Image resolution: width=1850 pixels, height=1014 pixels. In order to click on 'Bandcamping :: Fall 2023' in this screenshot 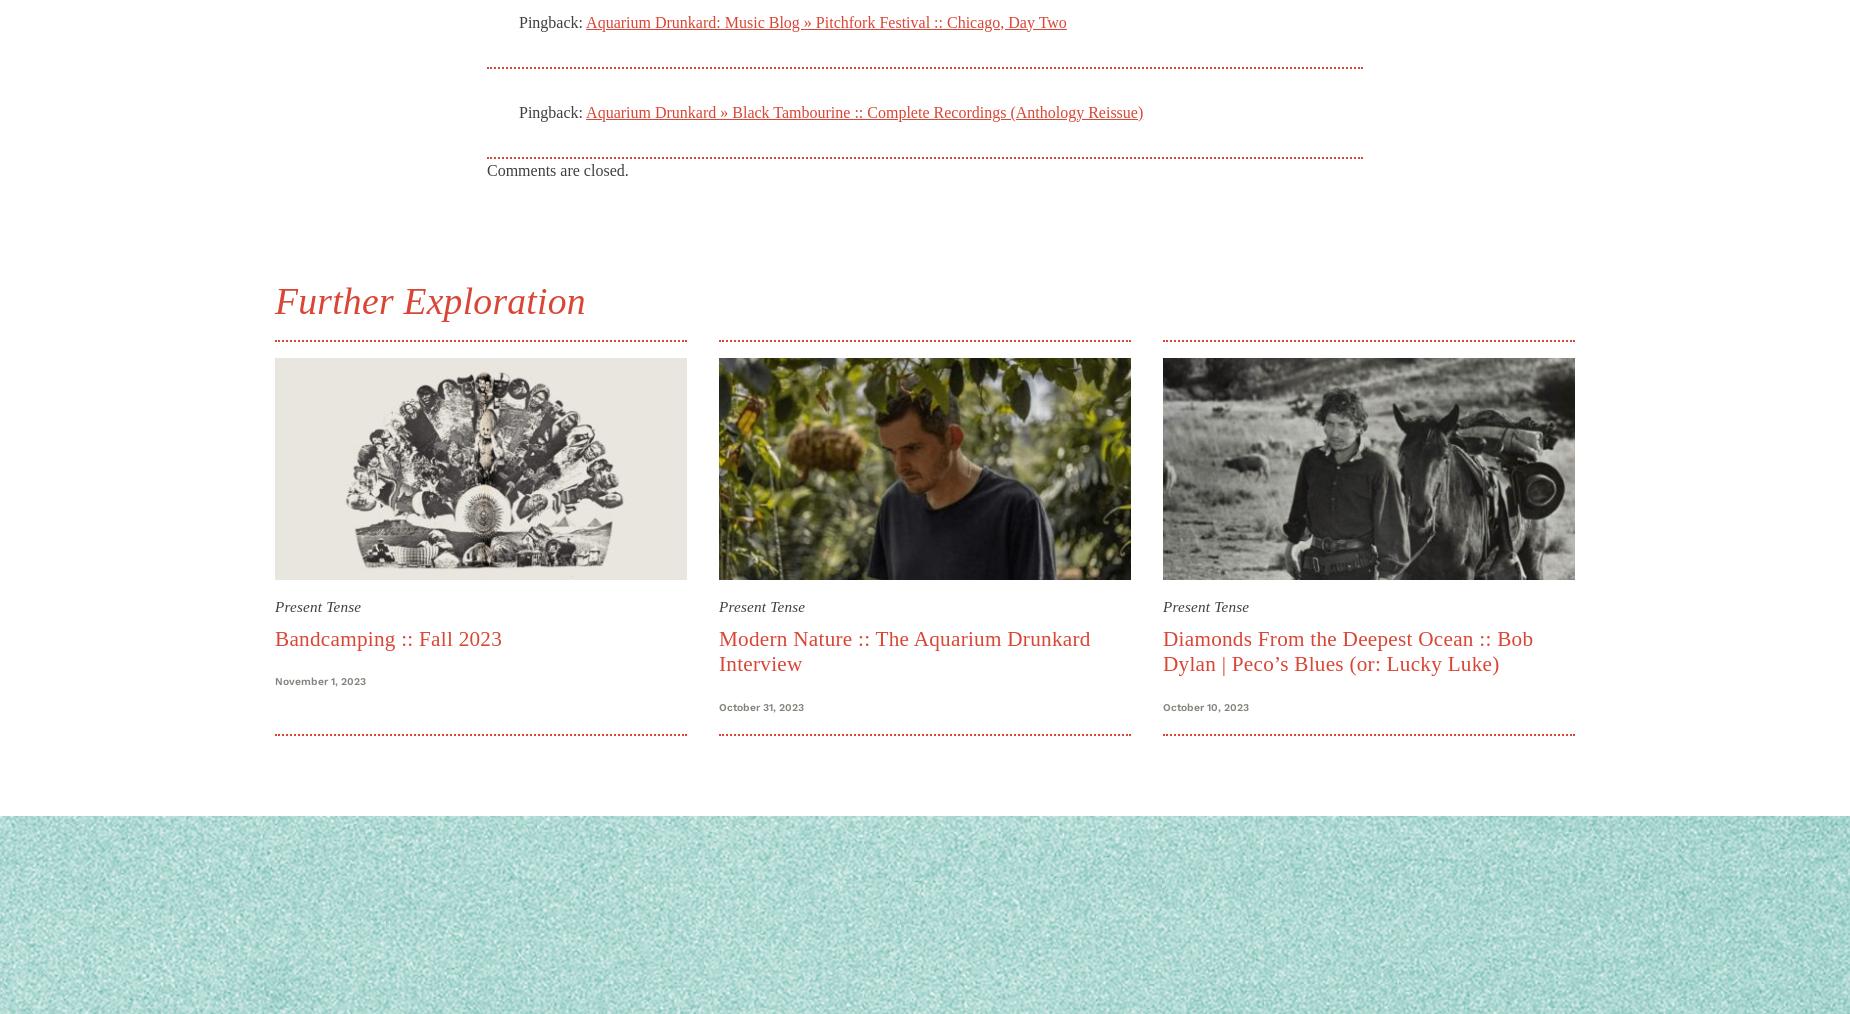, I will do `click(387, 638)`.